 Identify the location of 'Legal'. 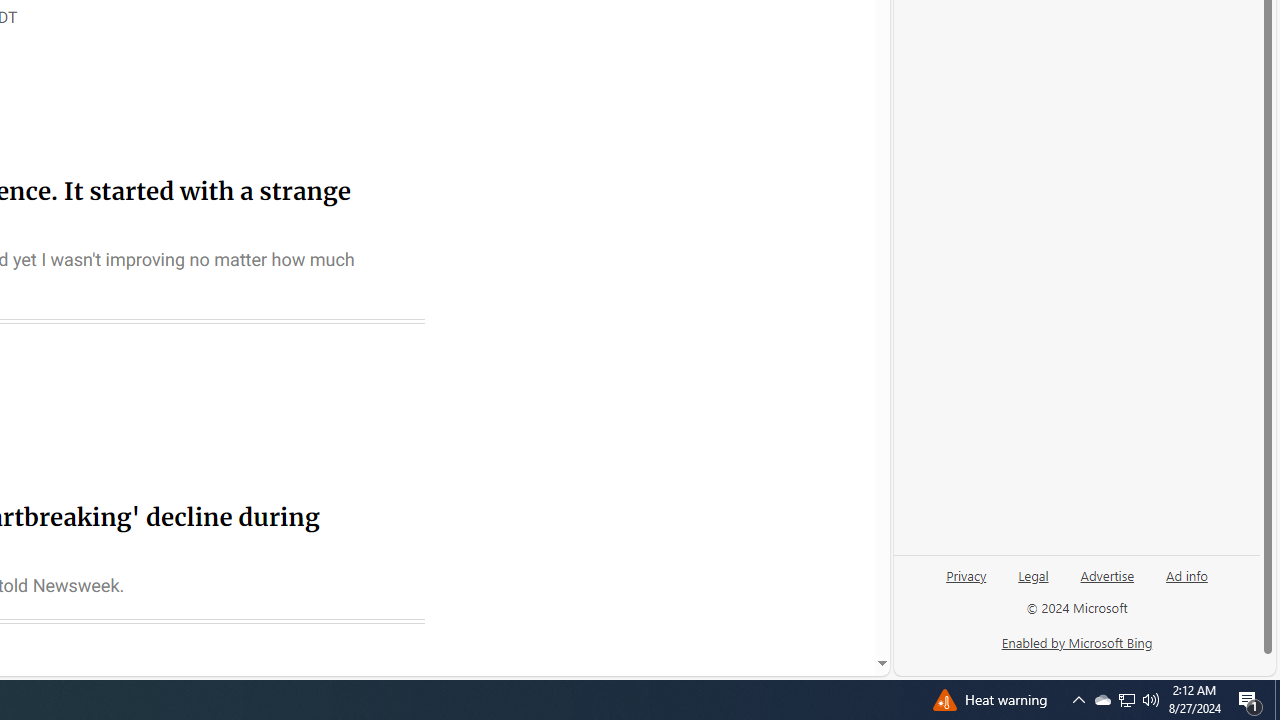
(1033, 574).